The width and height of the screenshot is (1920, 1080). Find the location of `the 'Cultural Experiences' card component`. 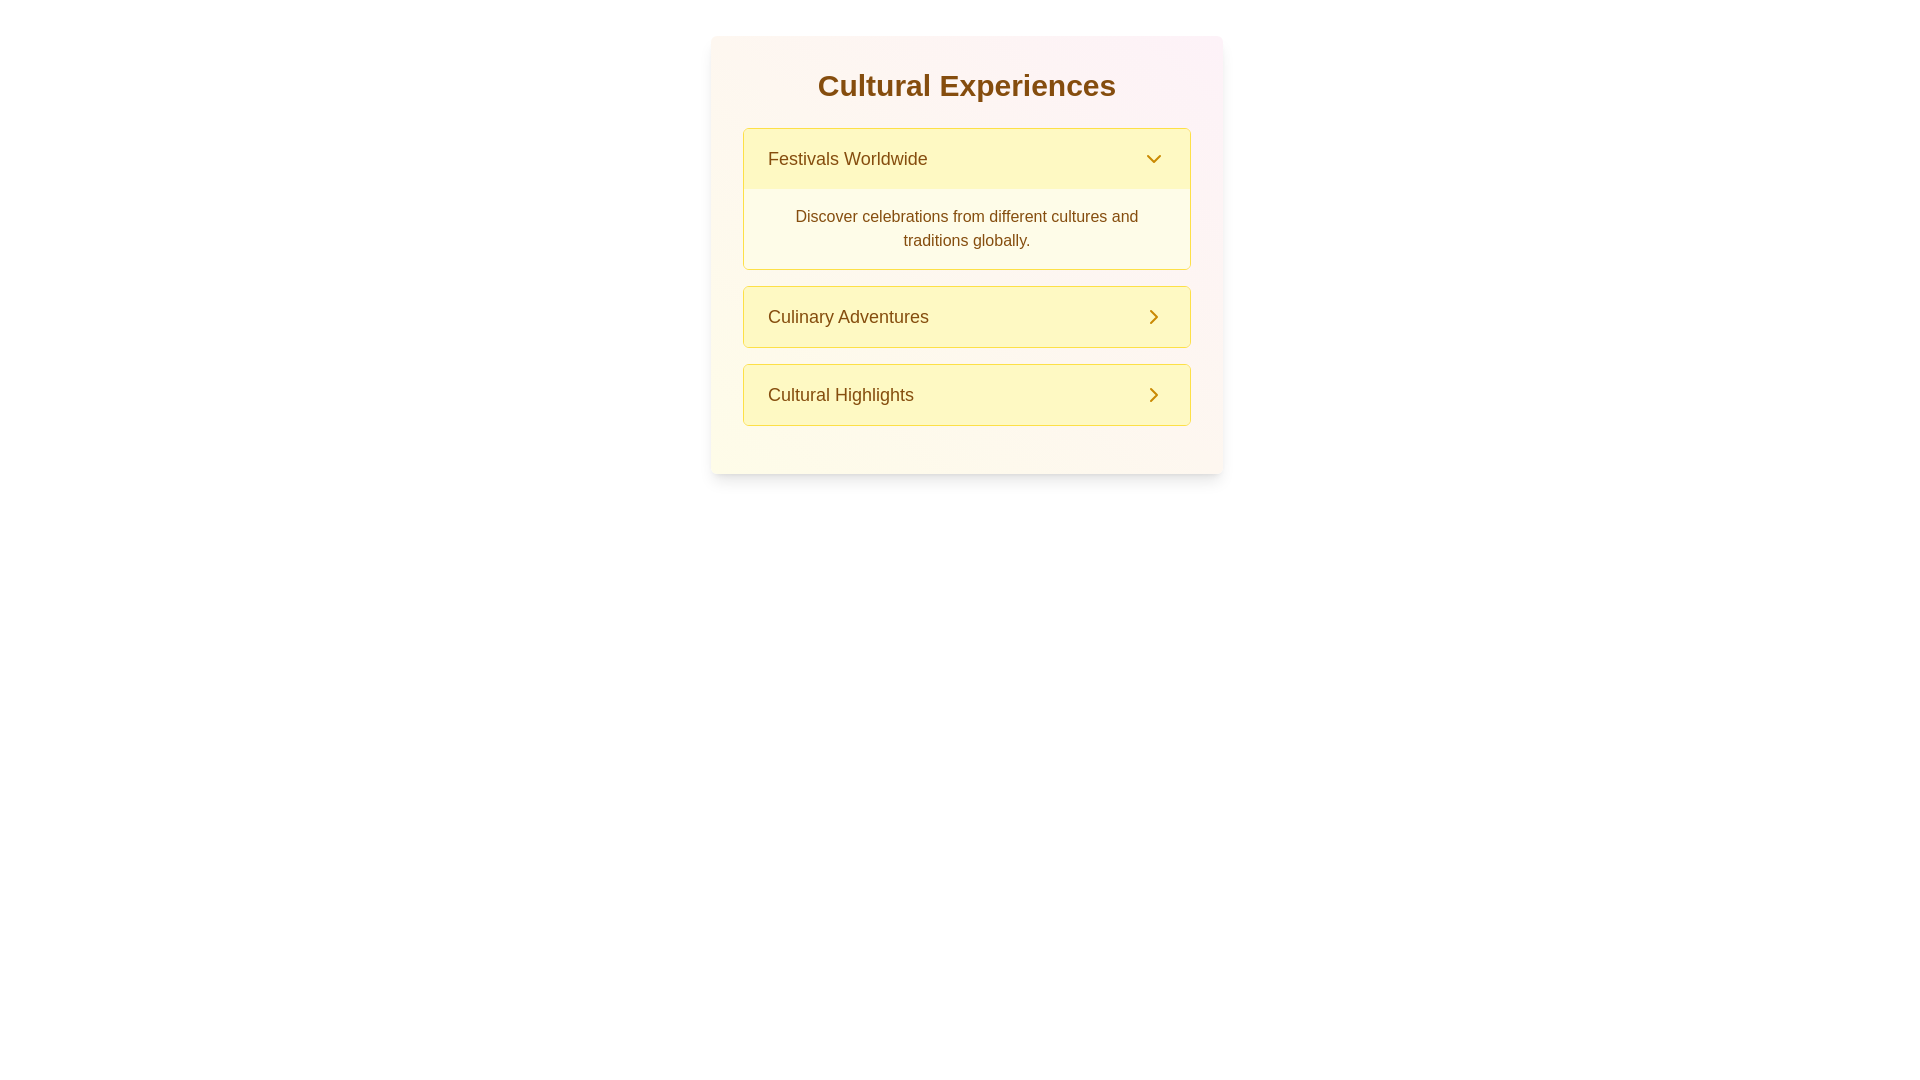

the 'Cultural Experiences' card component is located at coordinates (966, 253).